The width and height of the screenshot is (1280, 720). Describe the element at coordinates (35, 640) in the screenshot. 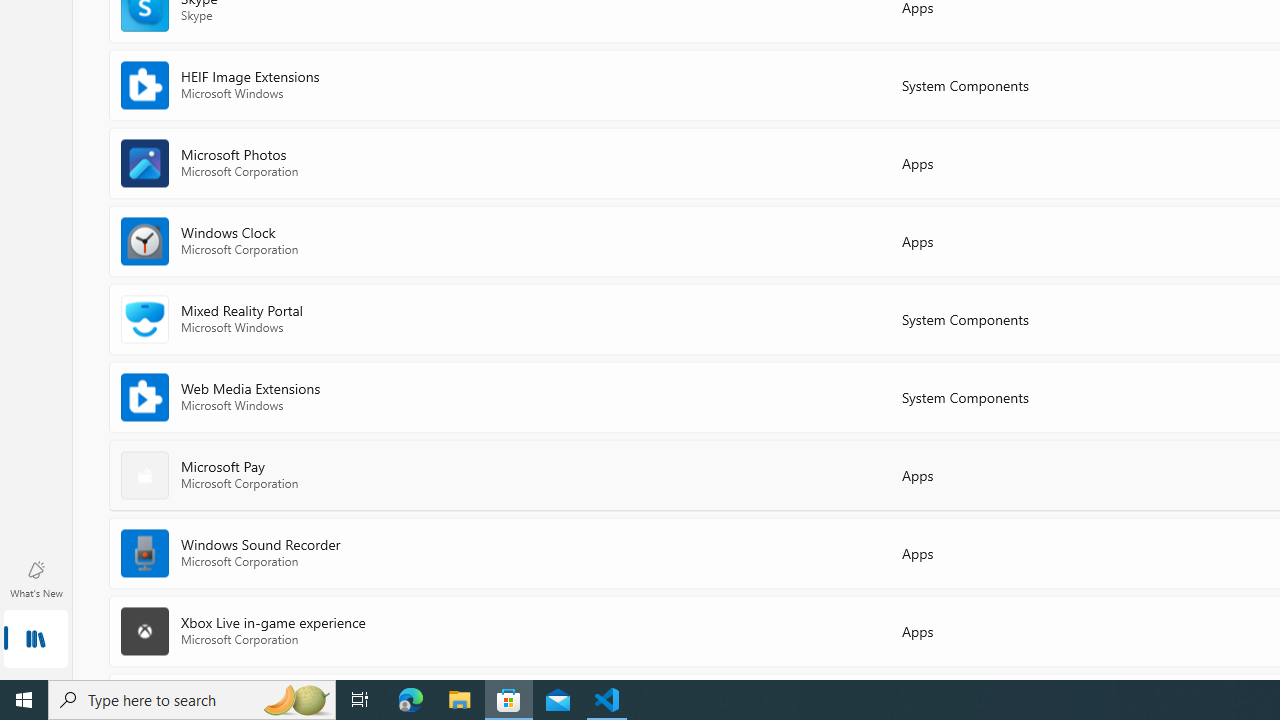

I see `'Library'` at that location.